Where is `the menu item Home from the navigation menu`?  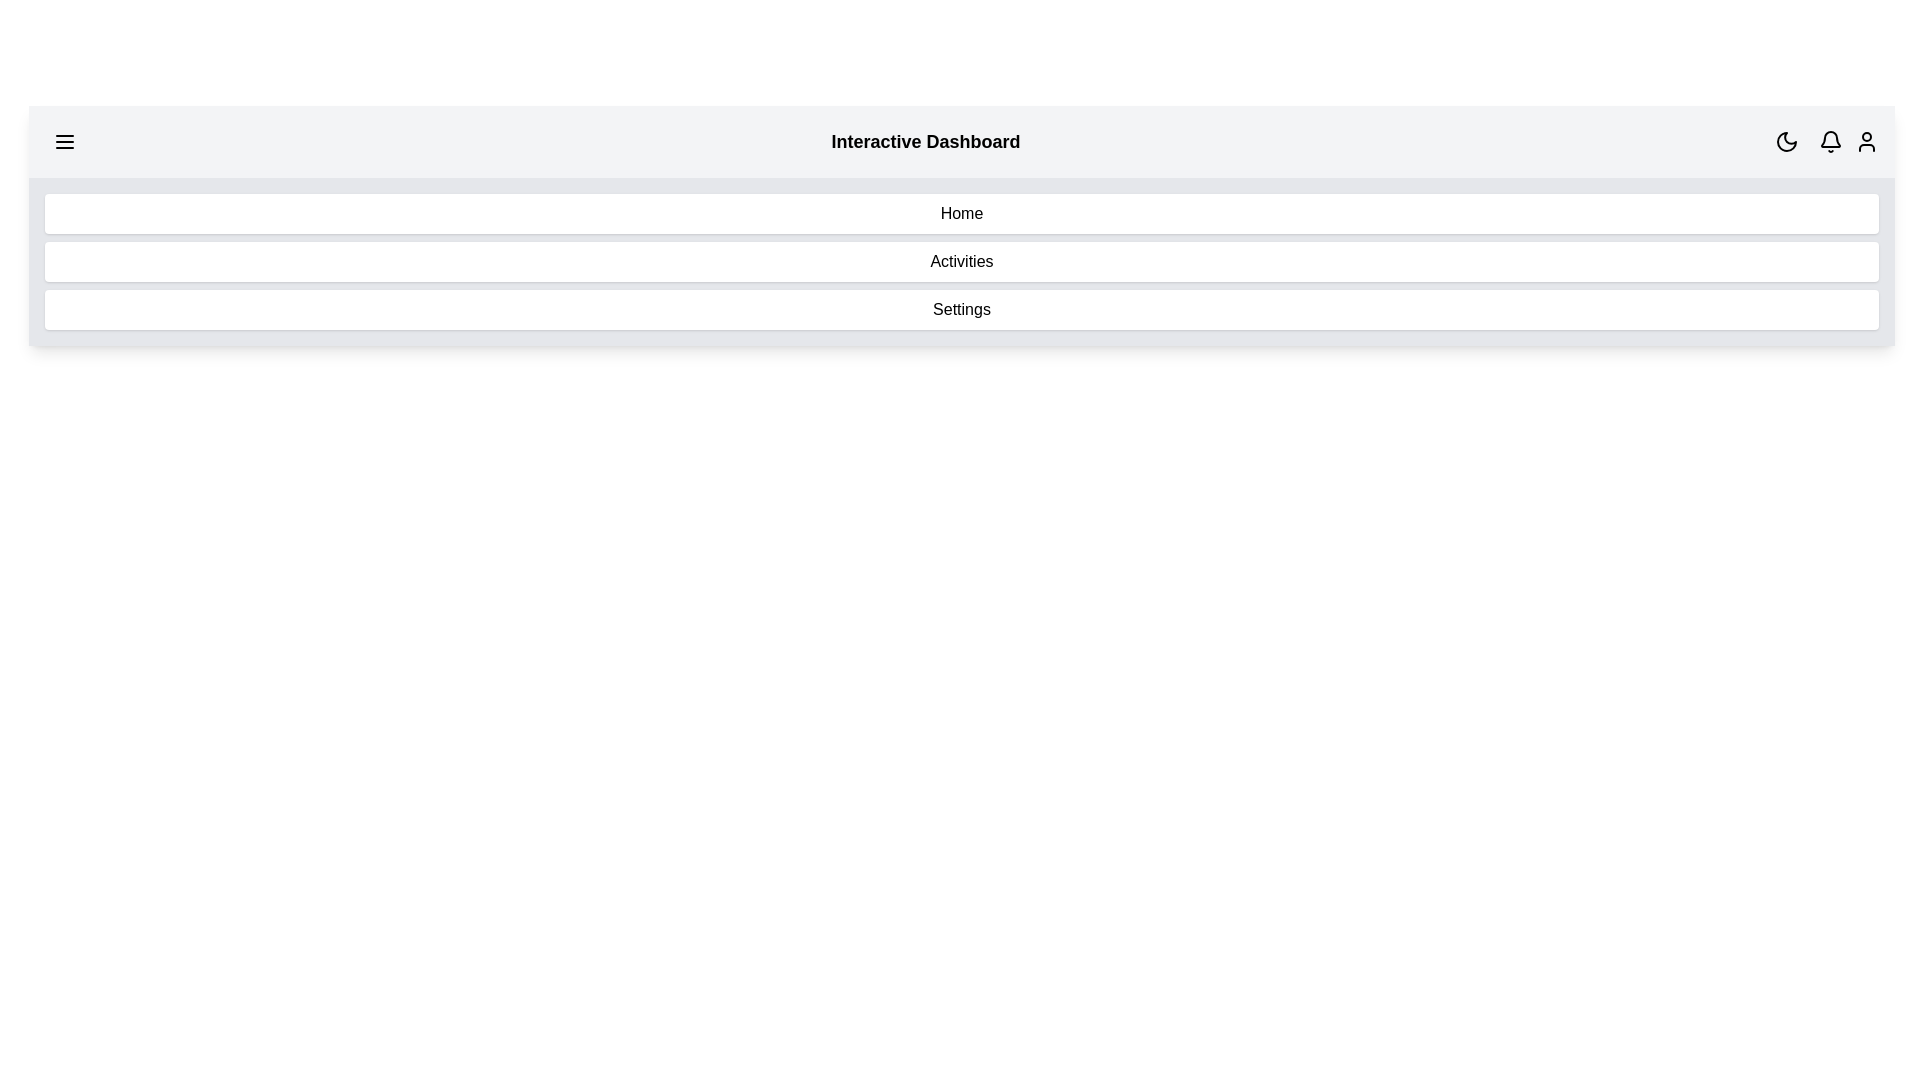
the menu item Home from the navigation menu is located at coordinates (961, 213).